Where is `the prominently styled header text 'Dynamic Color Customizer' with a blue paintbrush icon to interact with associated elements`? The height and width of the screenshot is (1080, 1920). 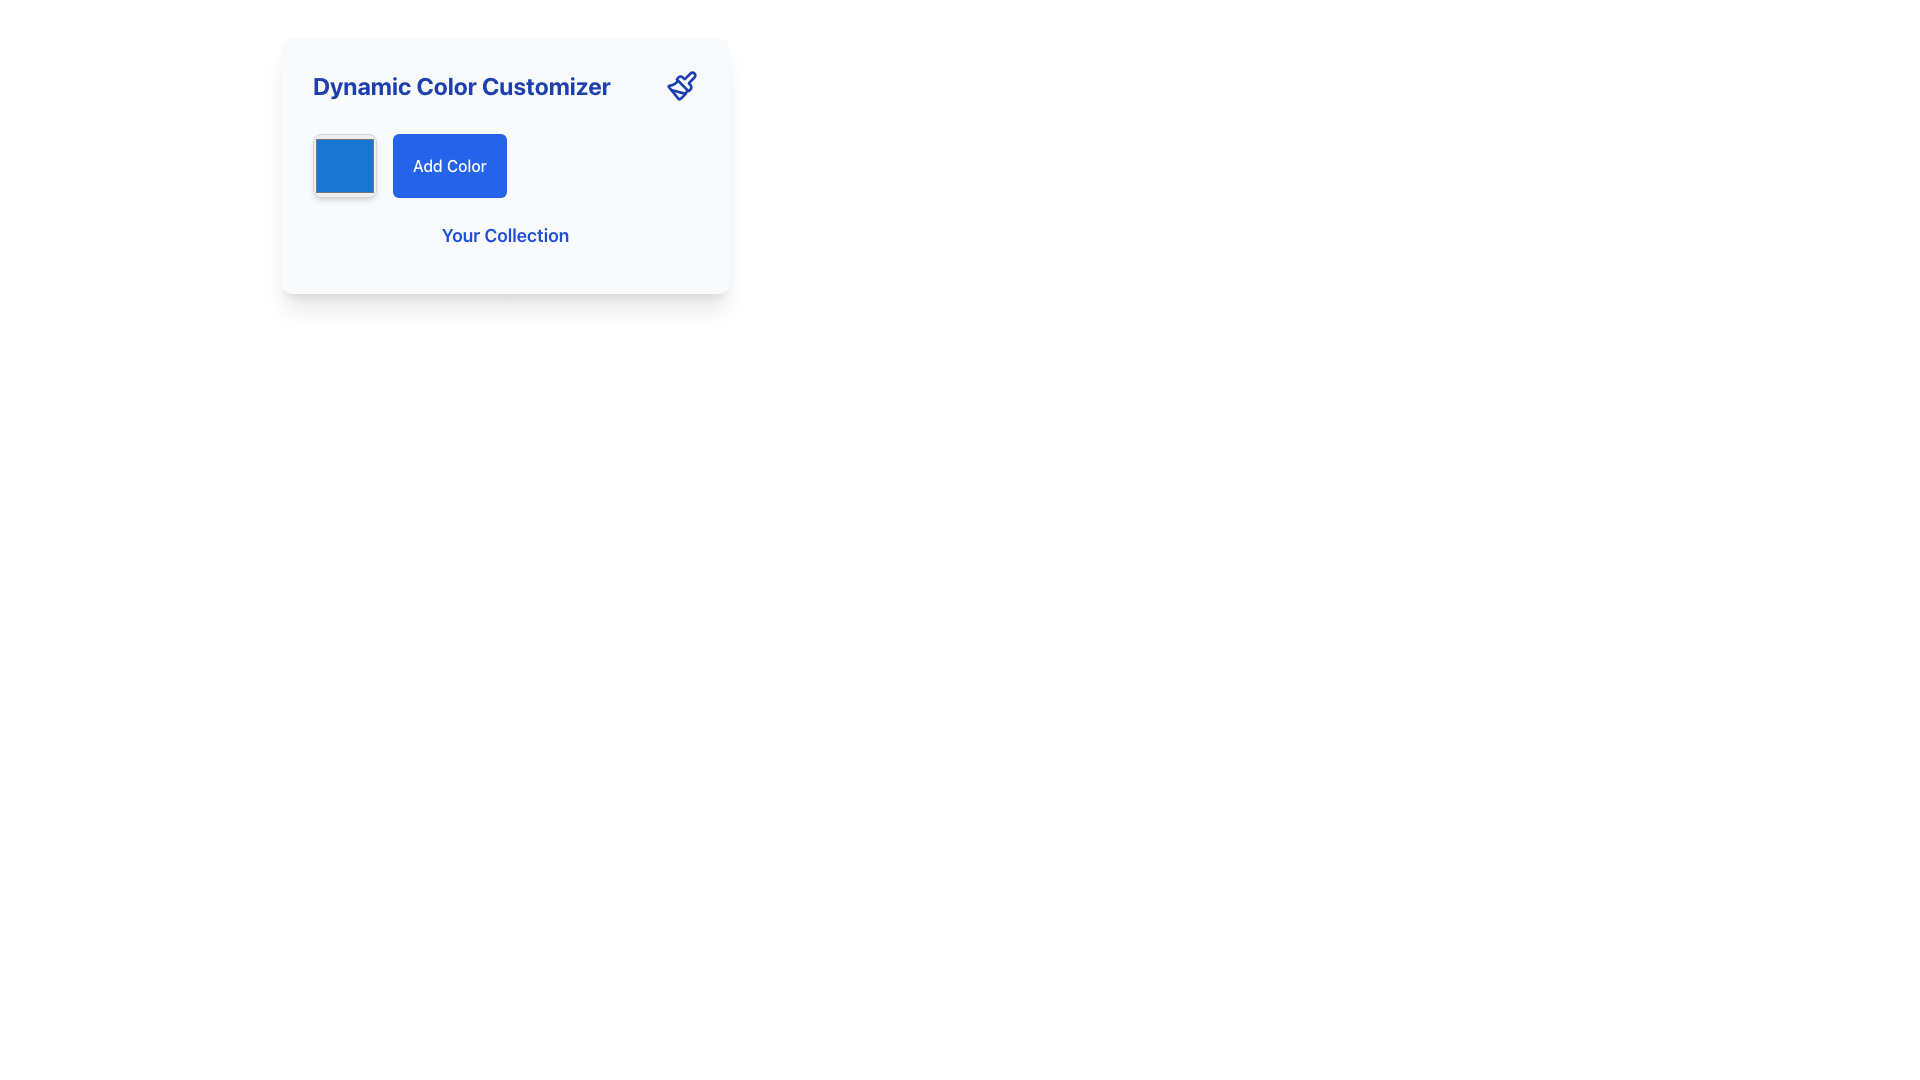
the prominently styled header text 'Dynamic Color Customizer' with a blue paintbrush icon to interact with associated elements is located at coordinates (505, 84).